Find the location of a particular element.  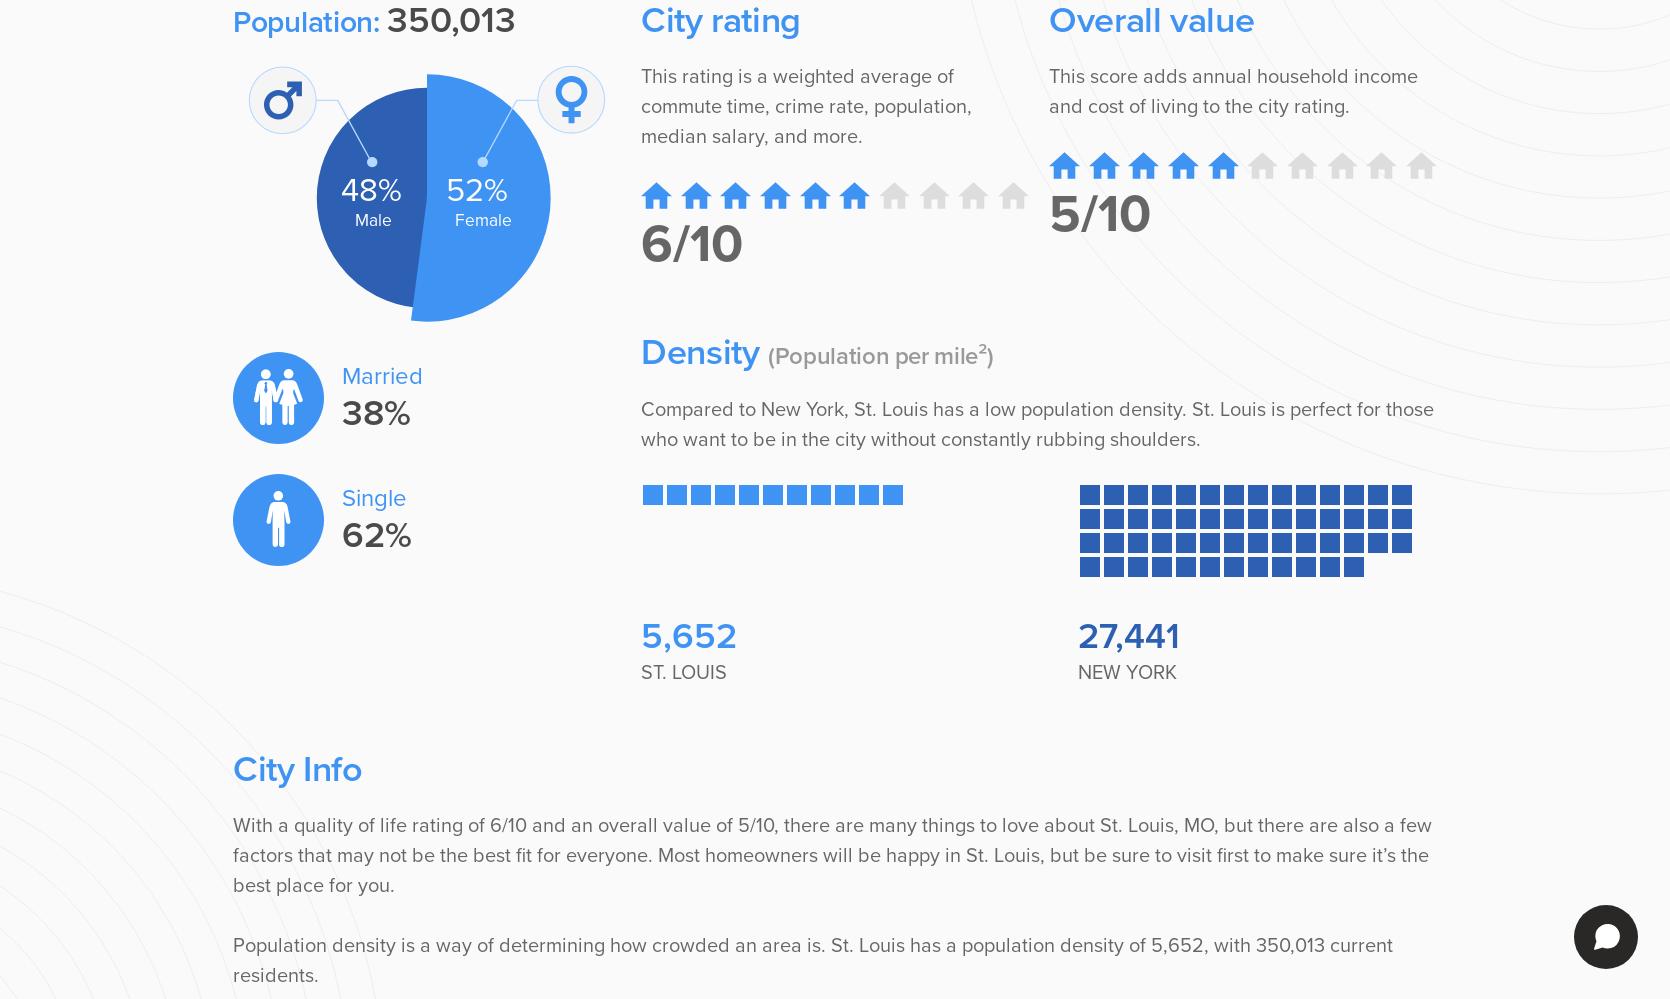

'With a quality of life rating of 6/10 and an overall value of 5/10, there are many things to love about St. Louis, MO, but there are also a few factors that may not be the best fit for everyone. Most homeowners will be happy in St. Louis, but be sure to visit first to make sure it’s the best place for you.' is located at coordinates (831, 854).